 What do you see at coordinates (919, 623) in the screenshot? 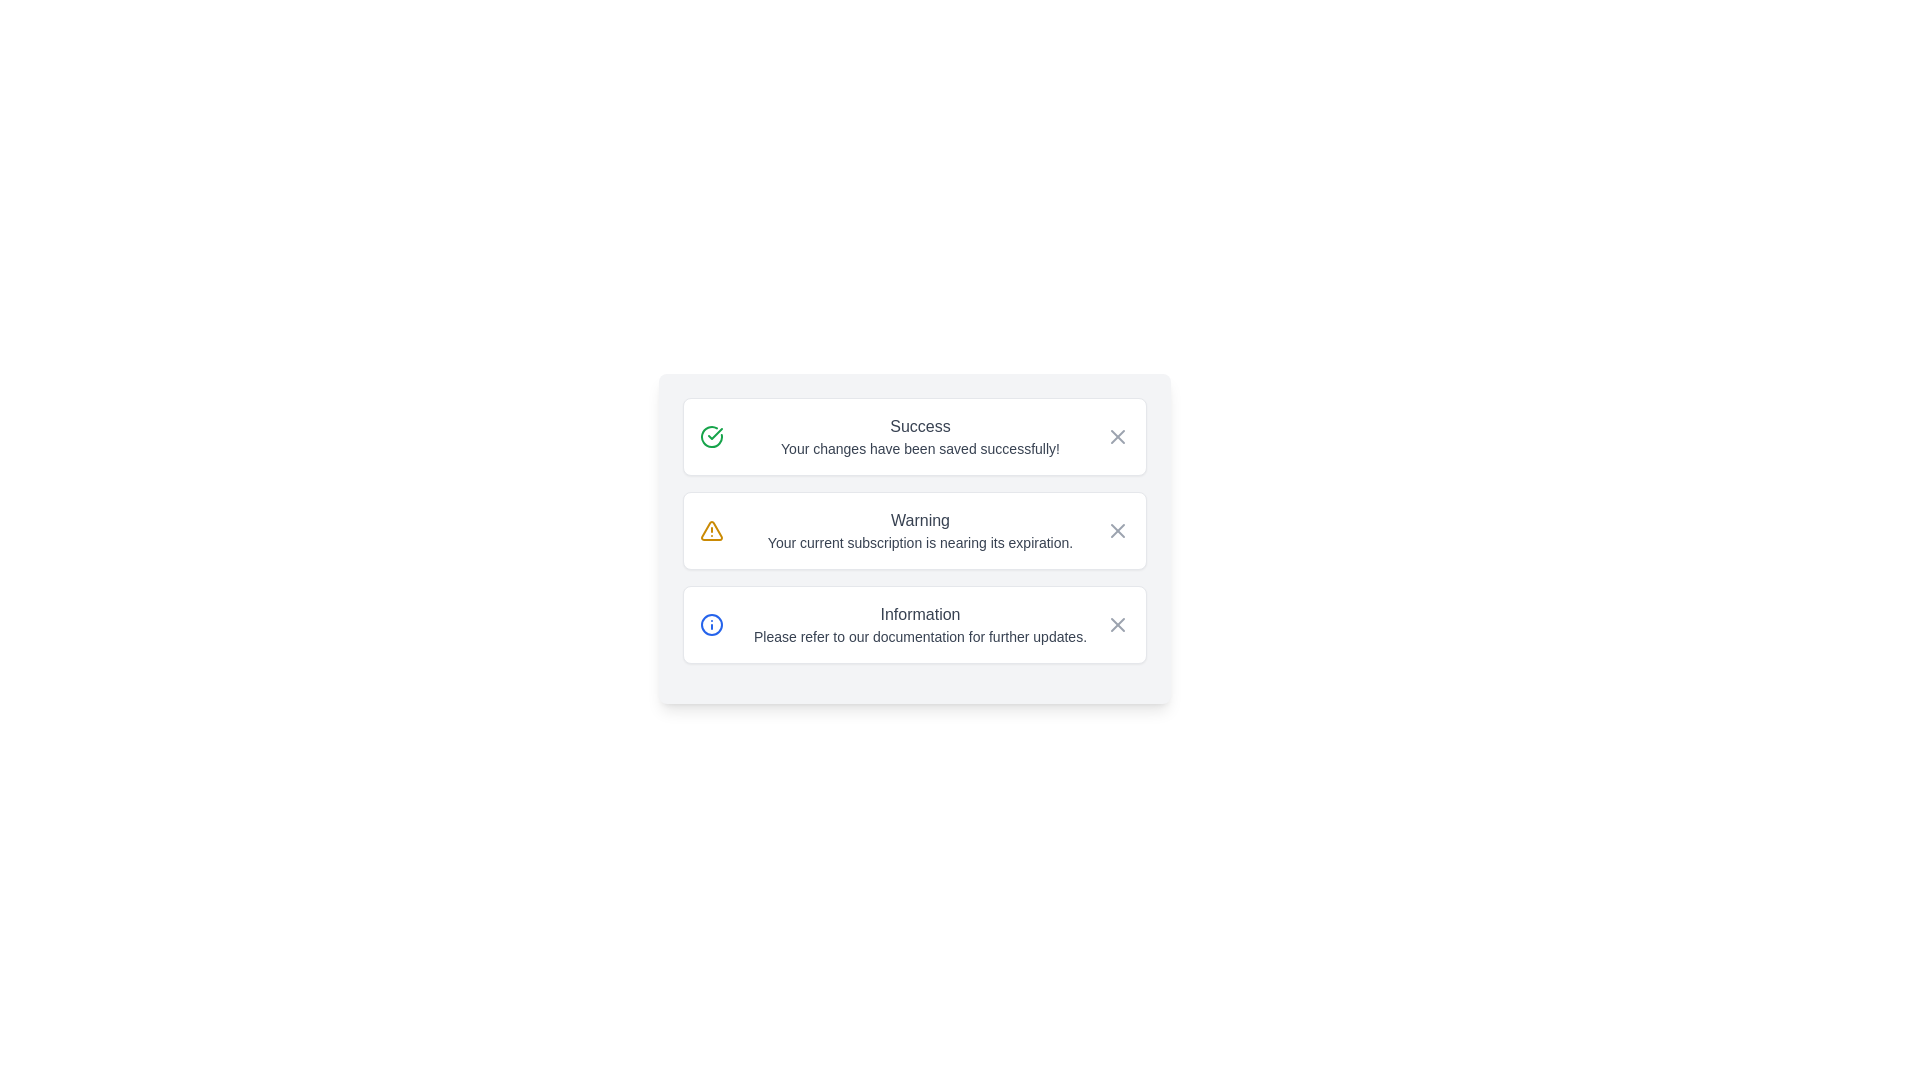
I see `the major text block inside the third notification card at the bottom of the three-row stack of information cards that provides guidance or details to the user` at bounding box center [919, 623].